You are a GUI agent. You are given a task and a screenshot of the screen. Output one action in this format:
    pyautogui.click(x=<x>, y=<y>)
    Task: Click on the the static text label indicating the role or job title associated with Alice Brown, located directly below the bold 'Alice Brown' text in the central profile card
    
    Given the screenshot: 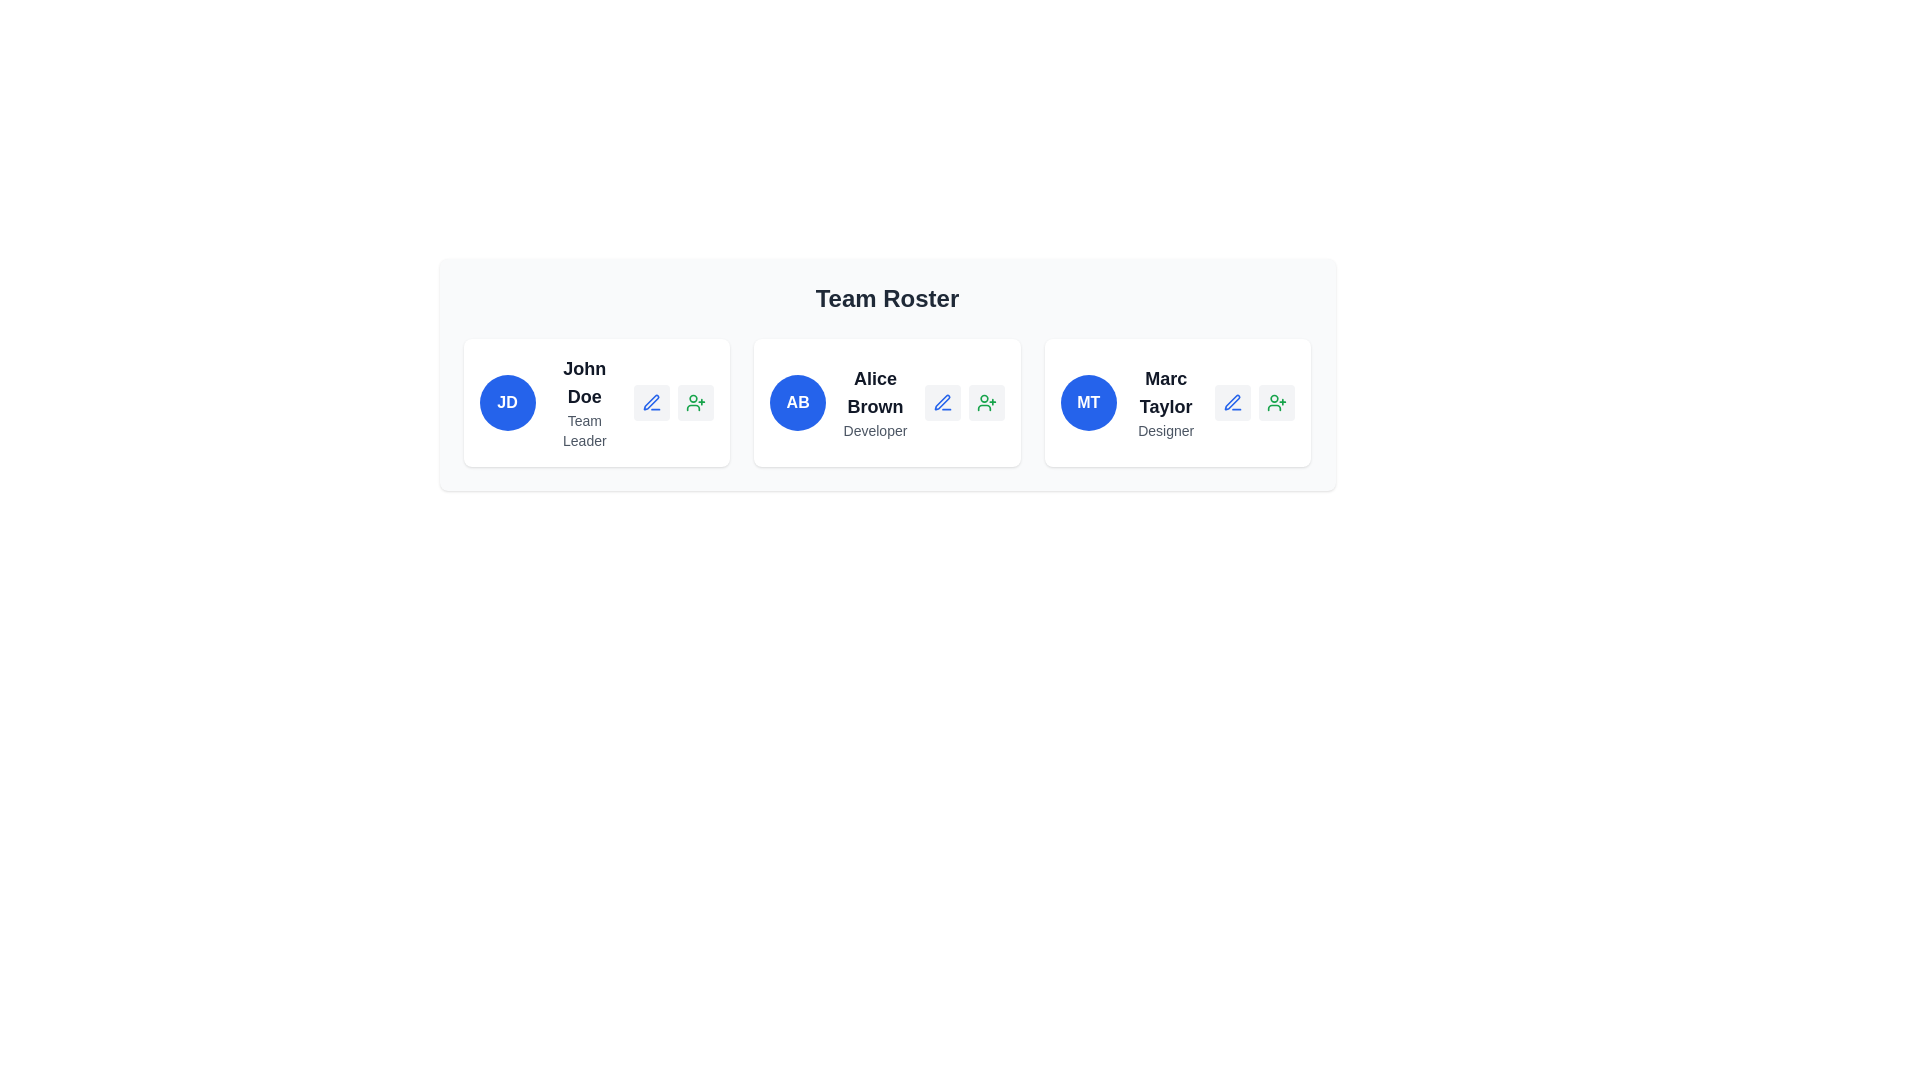 What is the action you would take?
    pyautogui.click(x=875, y=430)
    